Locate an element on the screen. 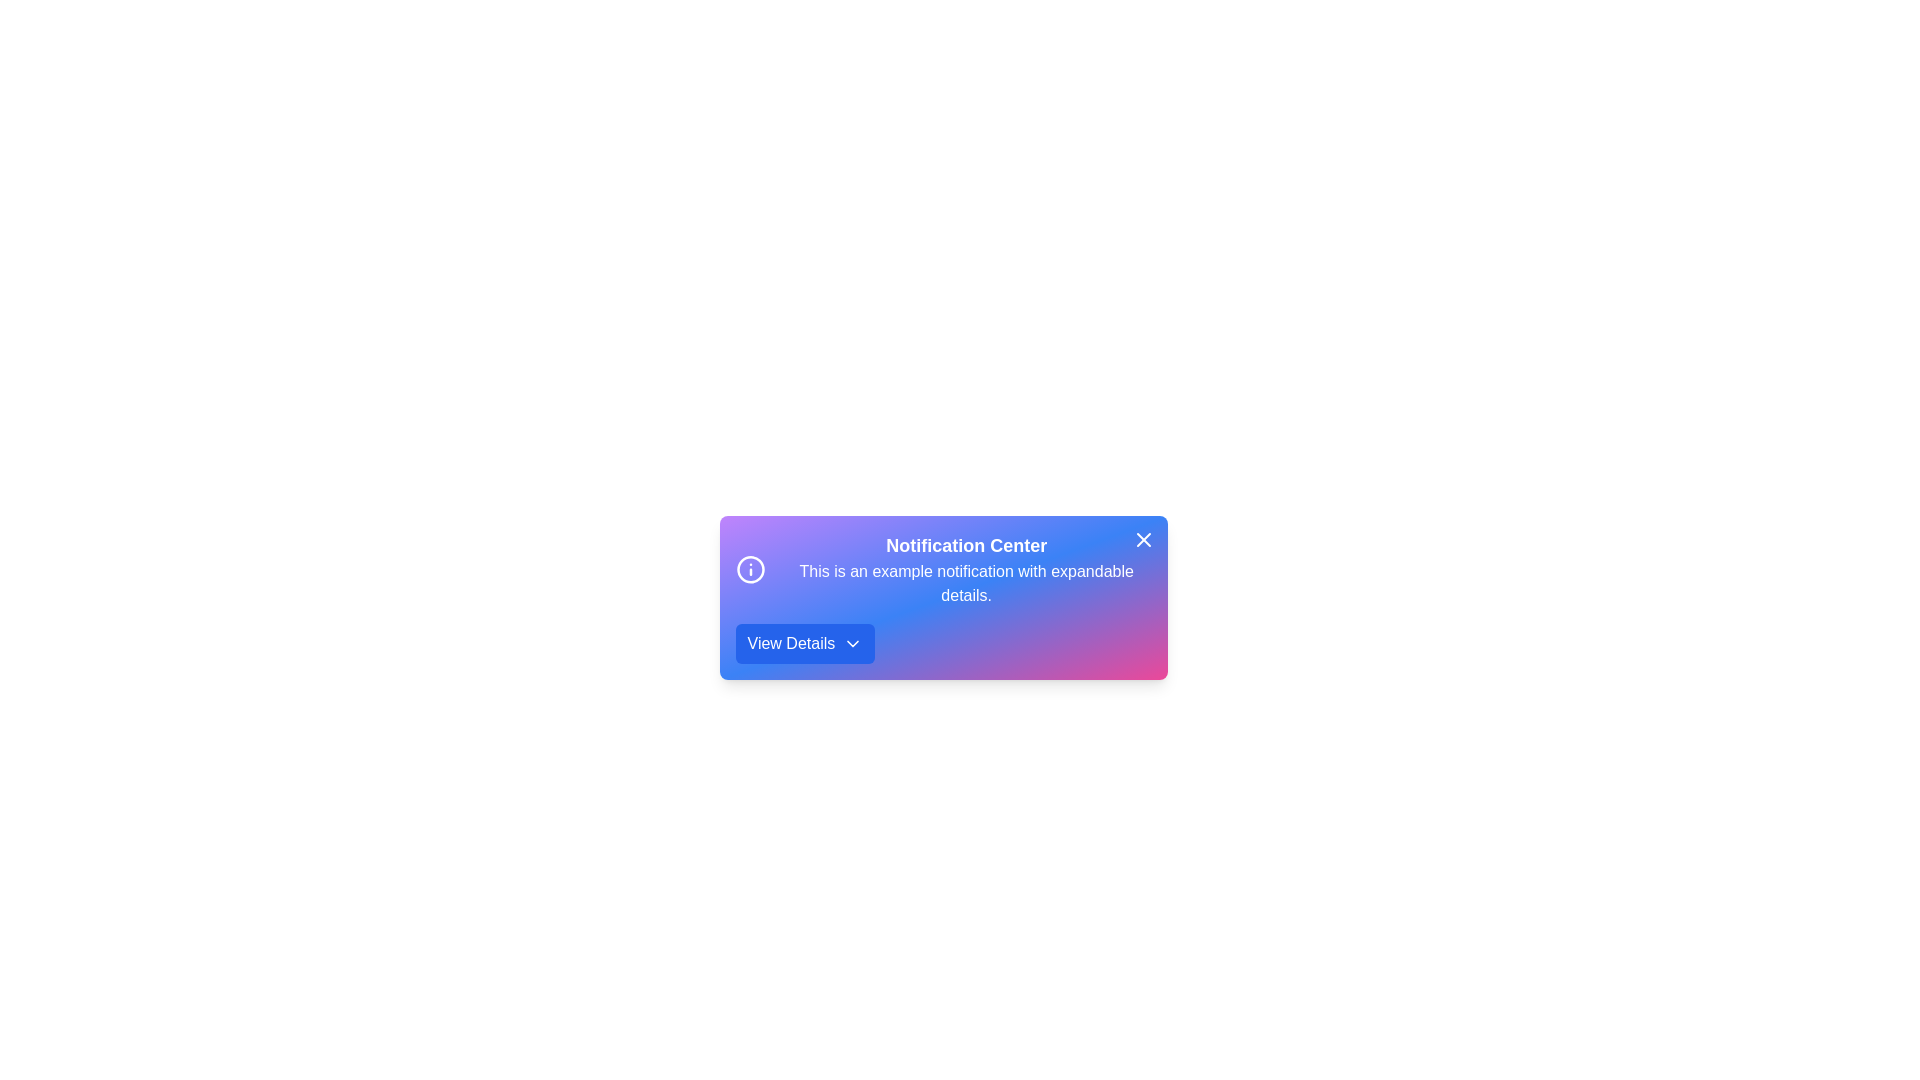  the 'X' button to close the notification is located at coordinates (1143, 540).